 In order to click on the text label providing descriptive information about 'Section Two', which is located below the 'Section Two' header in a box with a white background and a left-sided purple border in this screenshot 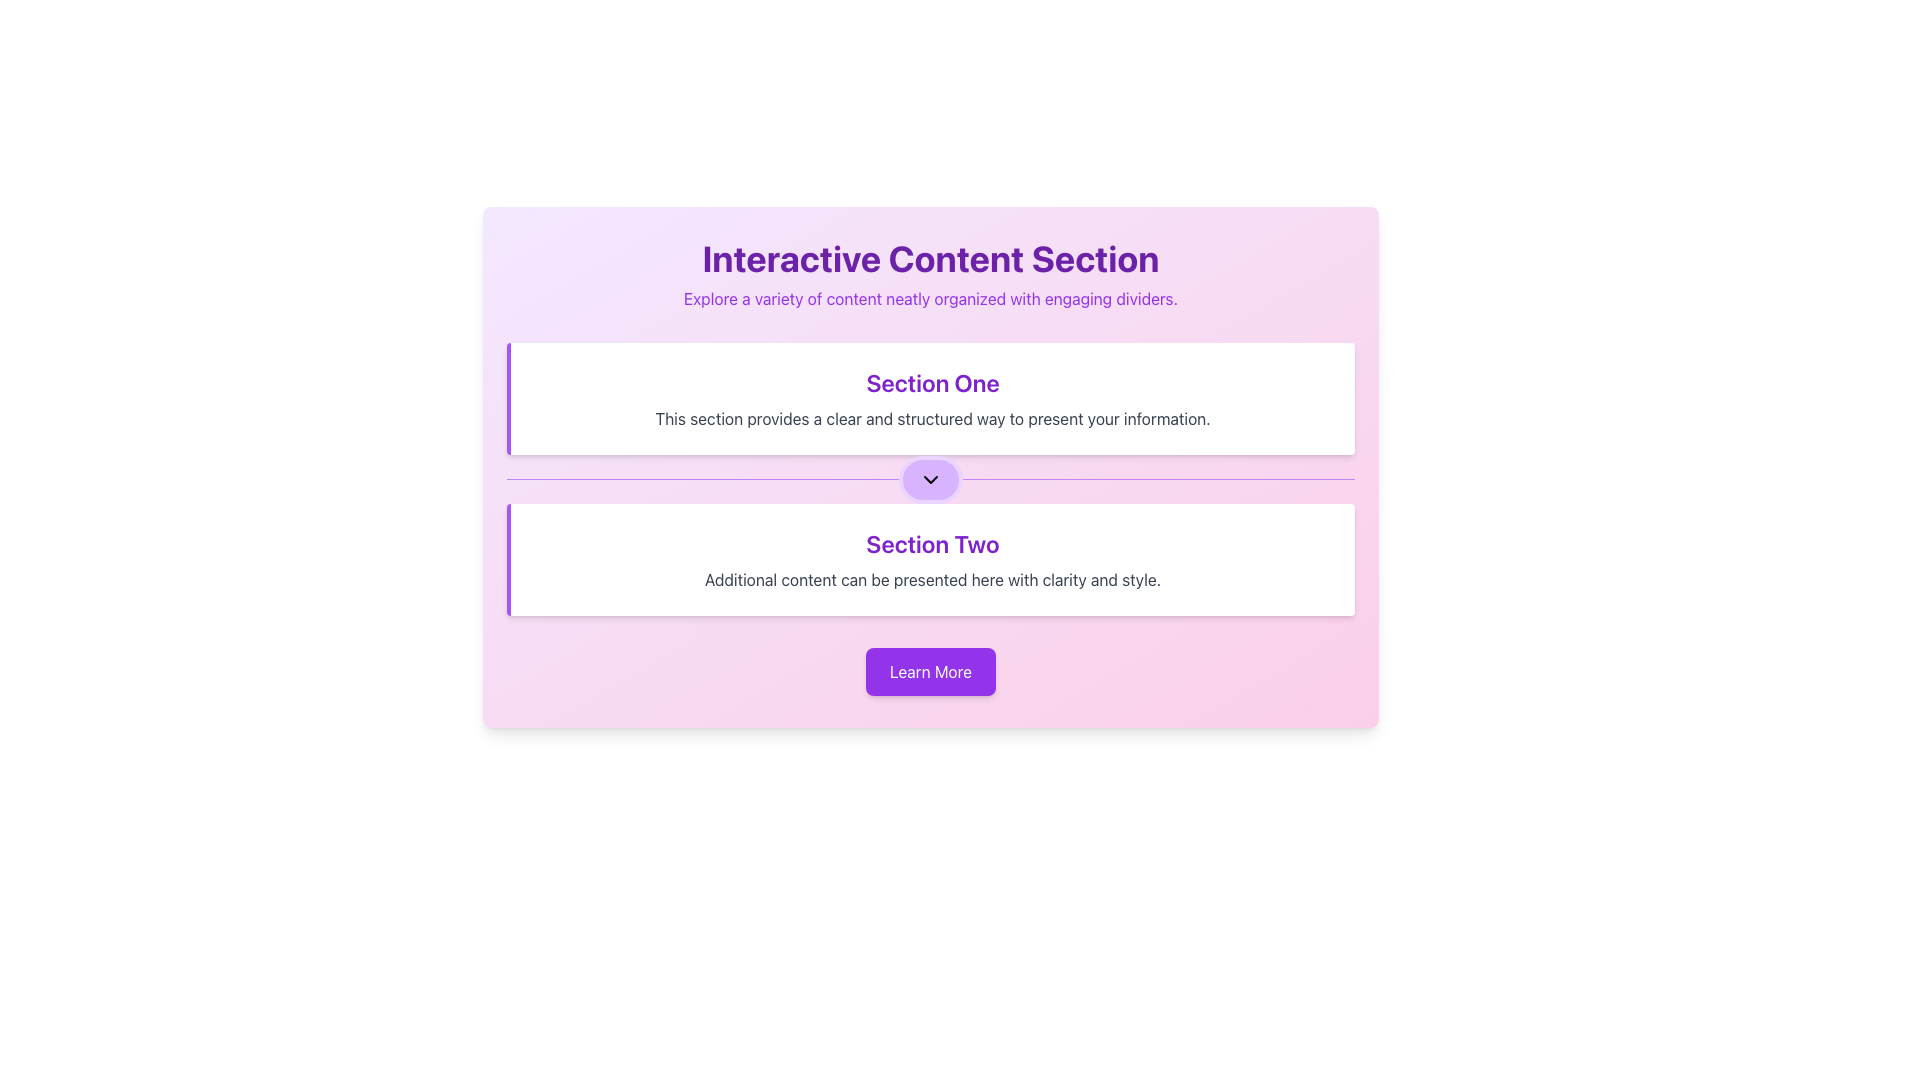, I will do `click(931, 579)`.